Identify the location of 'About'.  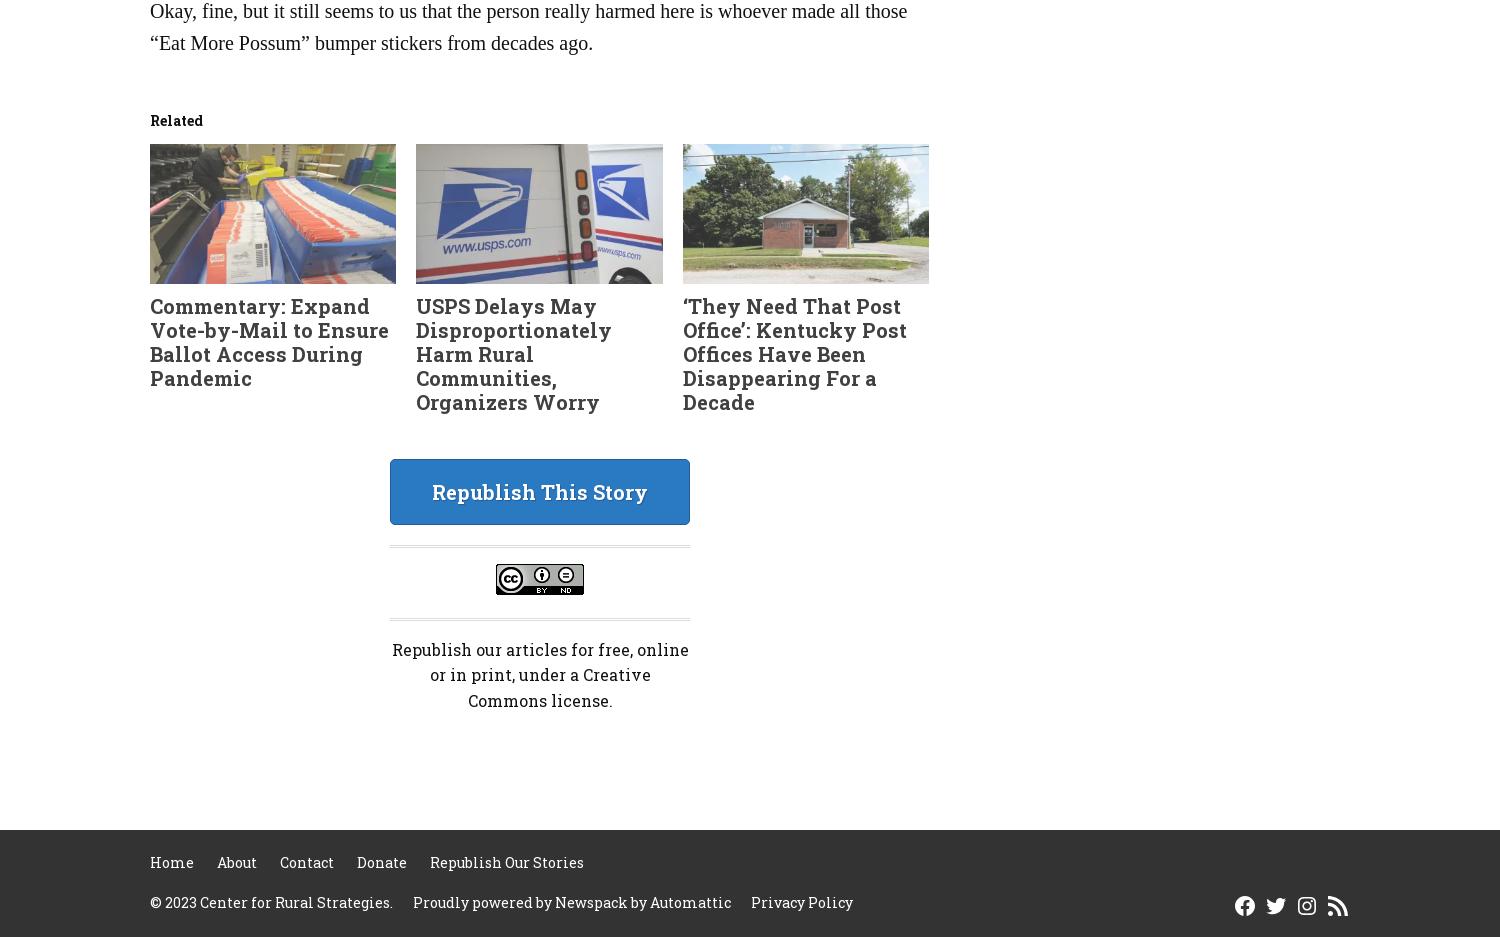
(216, 862).